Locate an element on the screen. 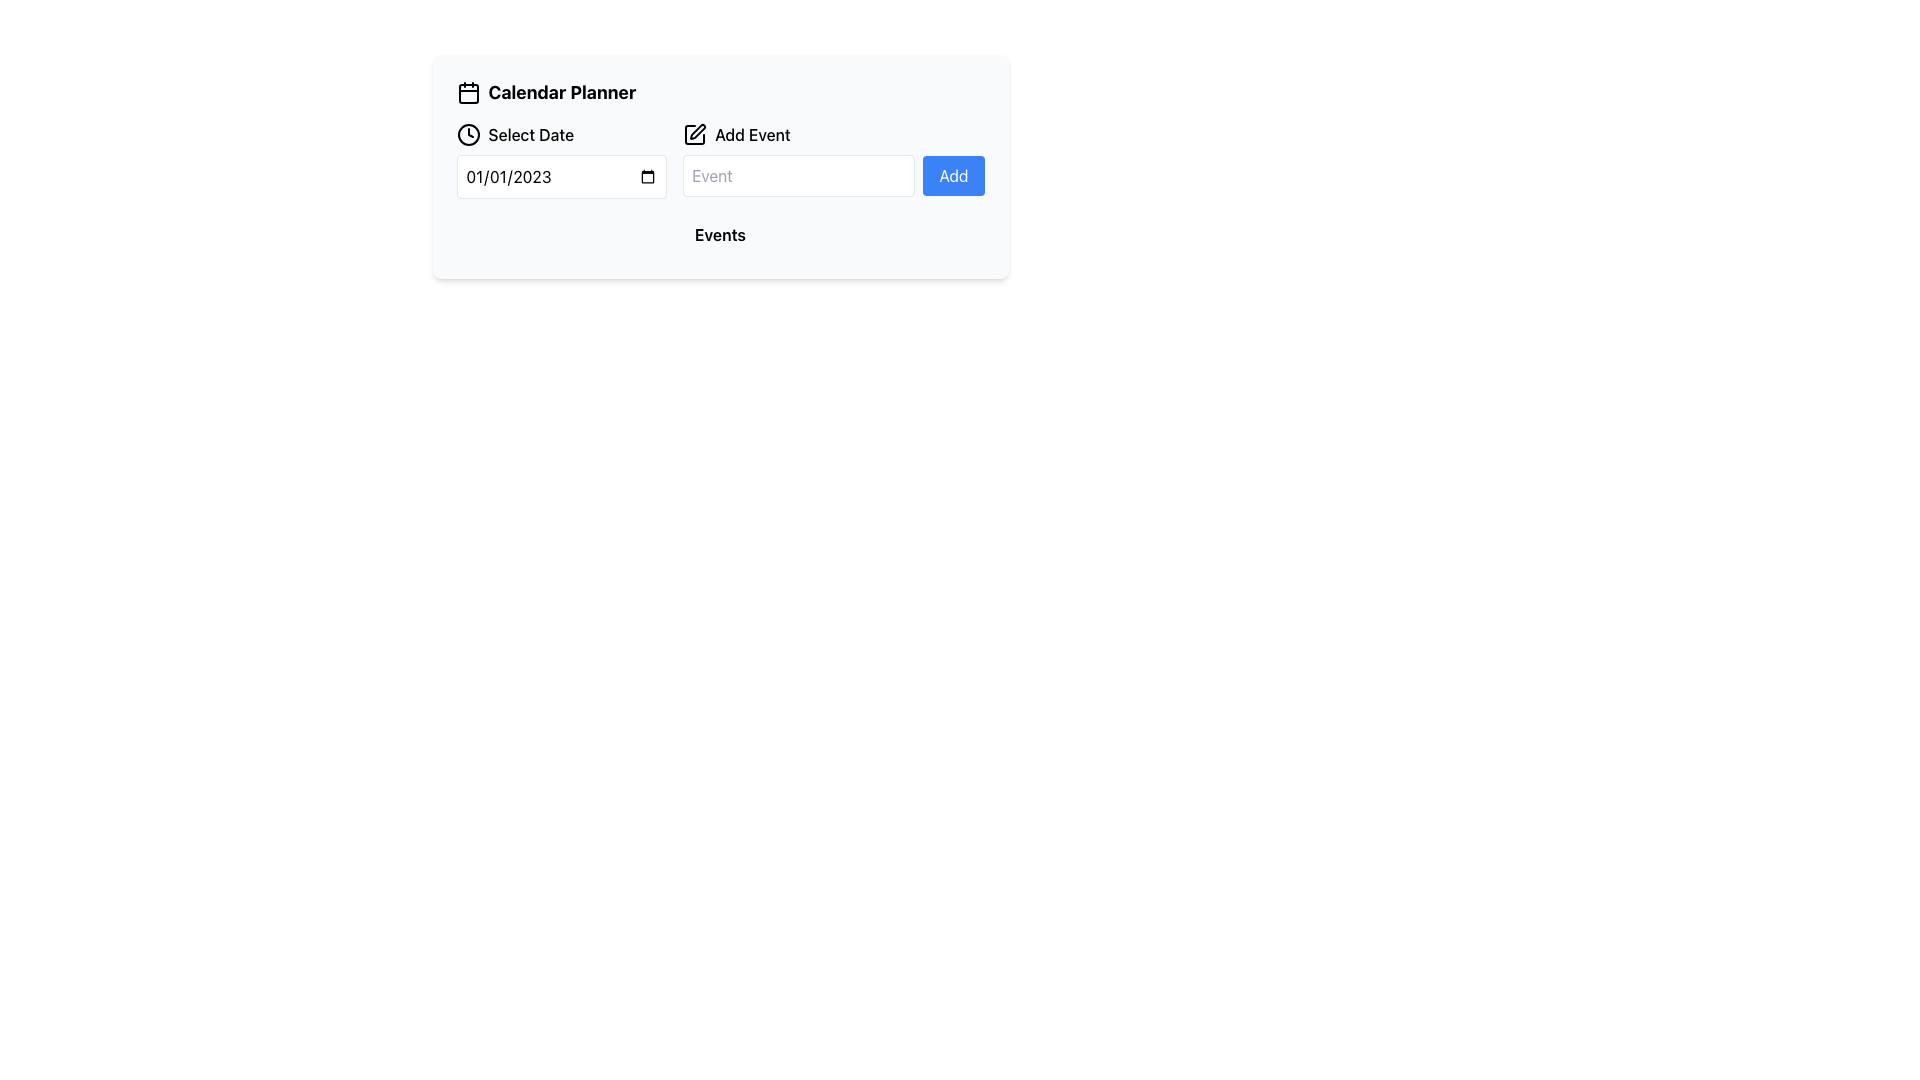 This screenshot has height=1080, width=1920. the blue button labeled 'Add' in the 'Add Event' section of the calendar planner interface is located at coordinates (953, 175).